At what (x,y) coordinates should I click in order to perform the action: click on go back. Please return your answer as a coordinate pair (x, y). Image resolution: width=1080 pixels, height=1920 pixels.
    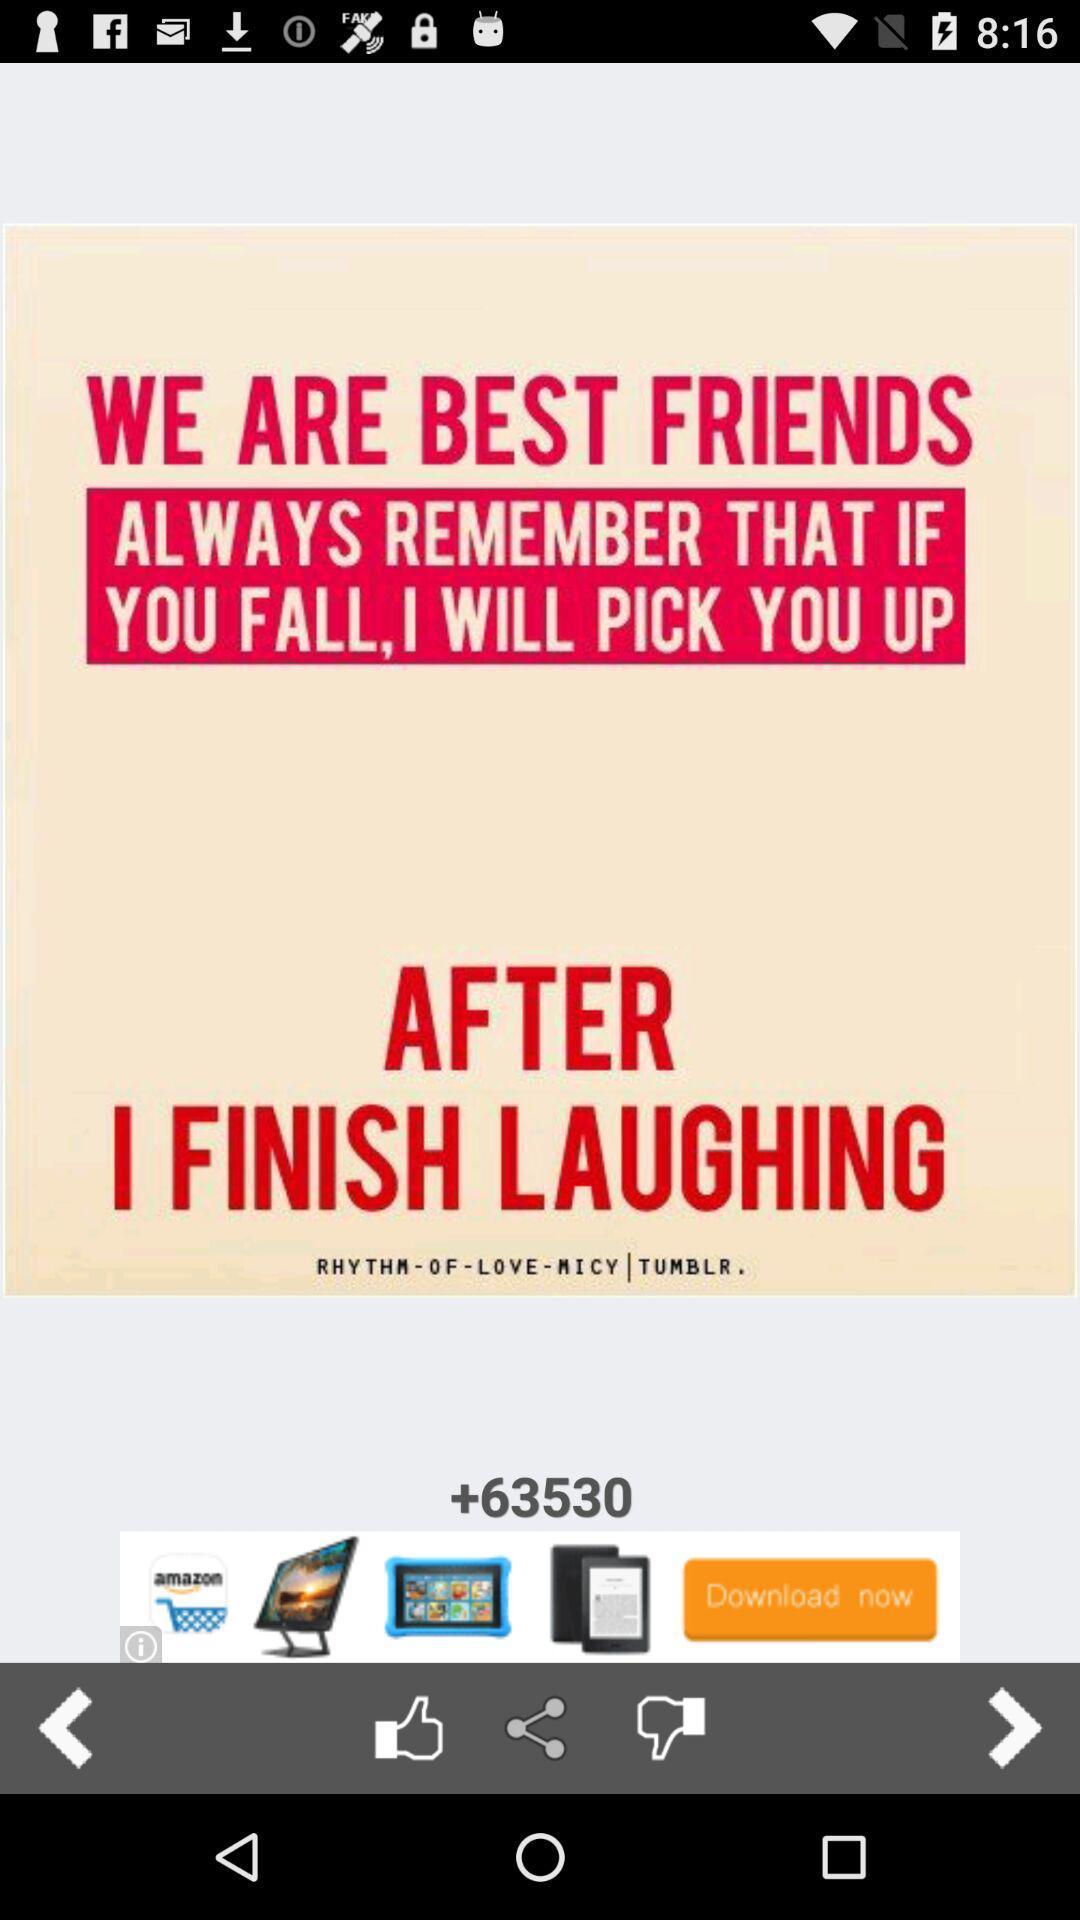
    Looking at the image, I should click on (64, 1727).